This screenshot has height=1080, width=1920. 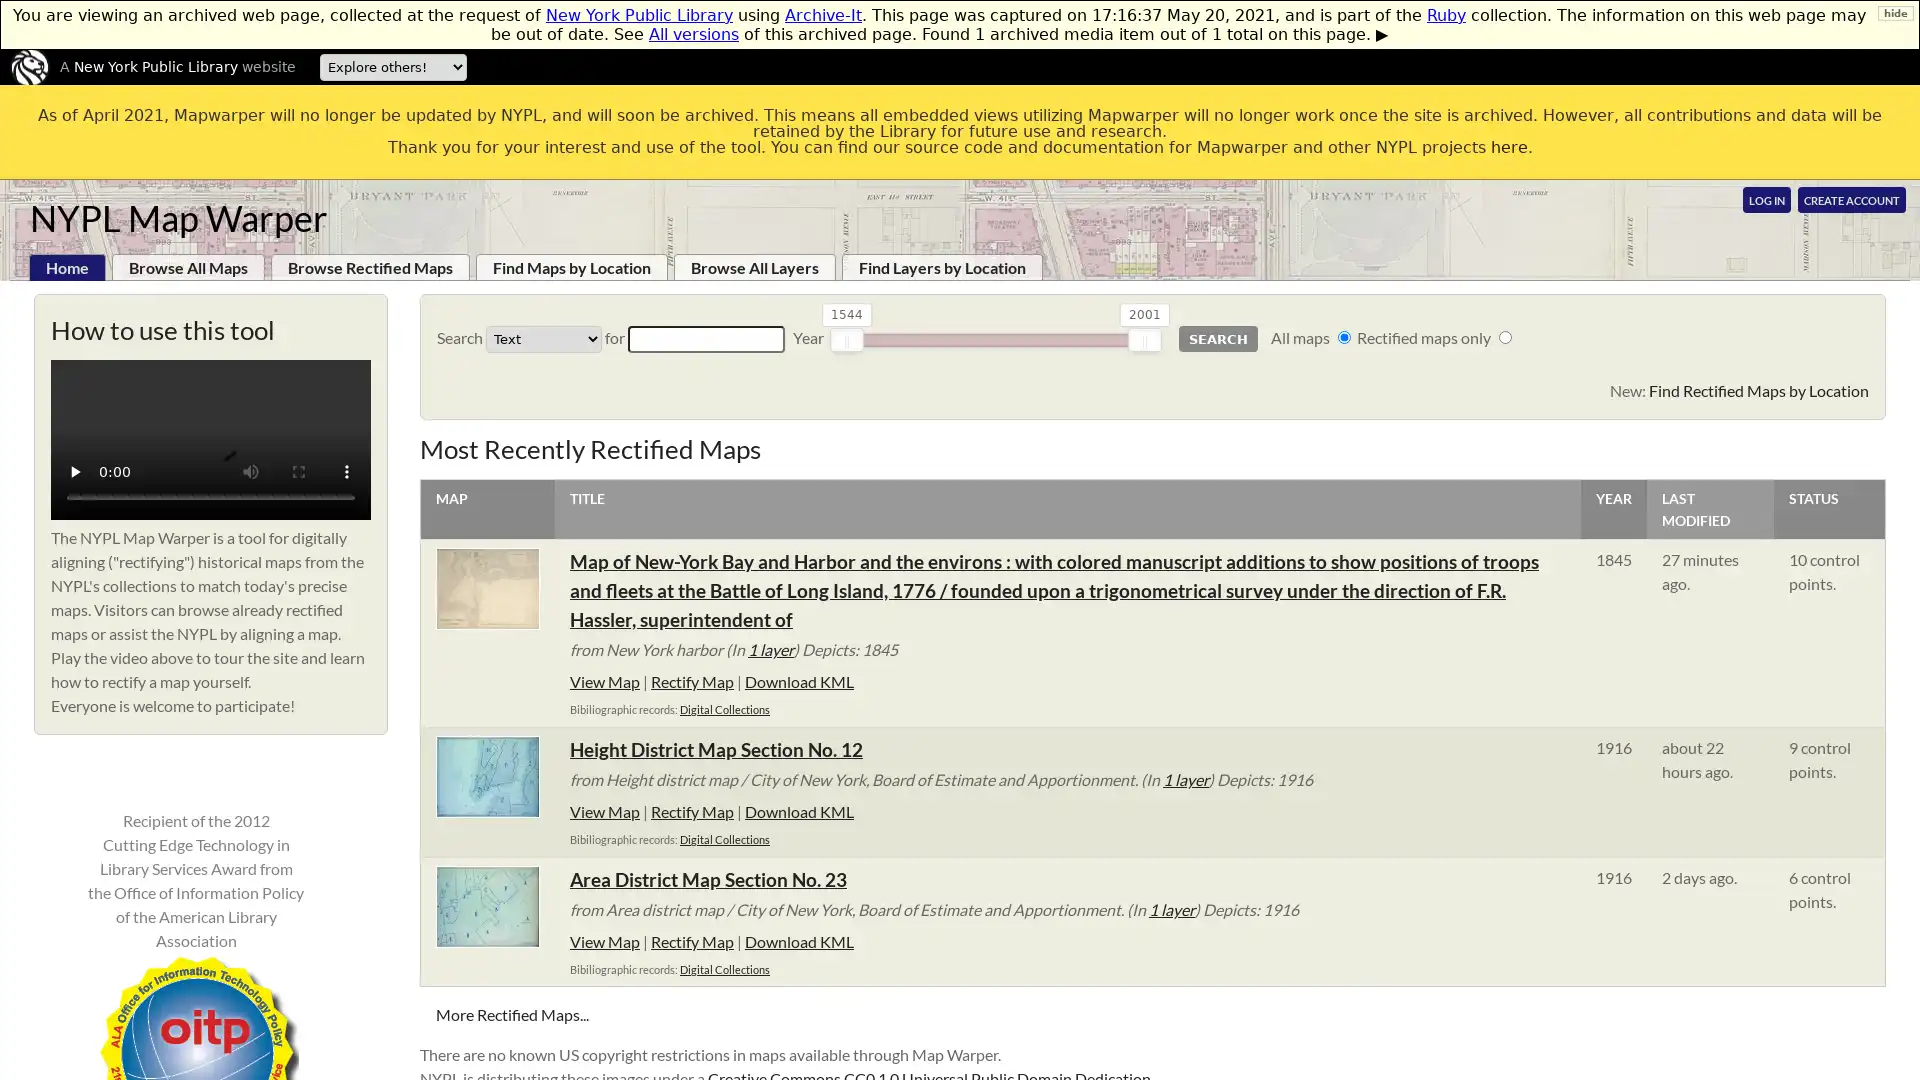 I want to click on enter full screen, so click(x=297, y=471).